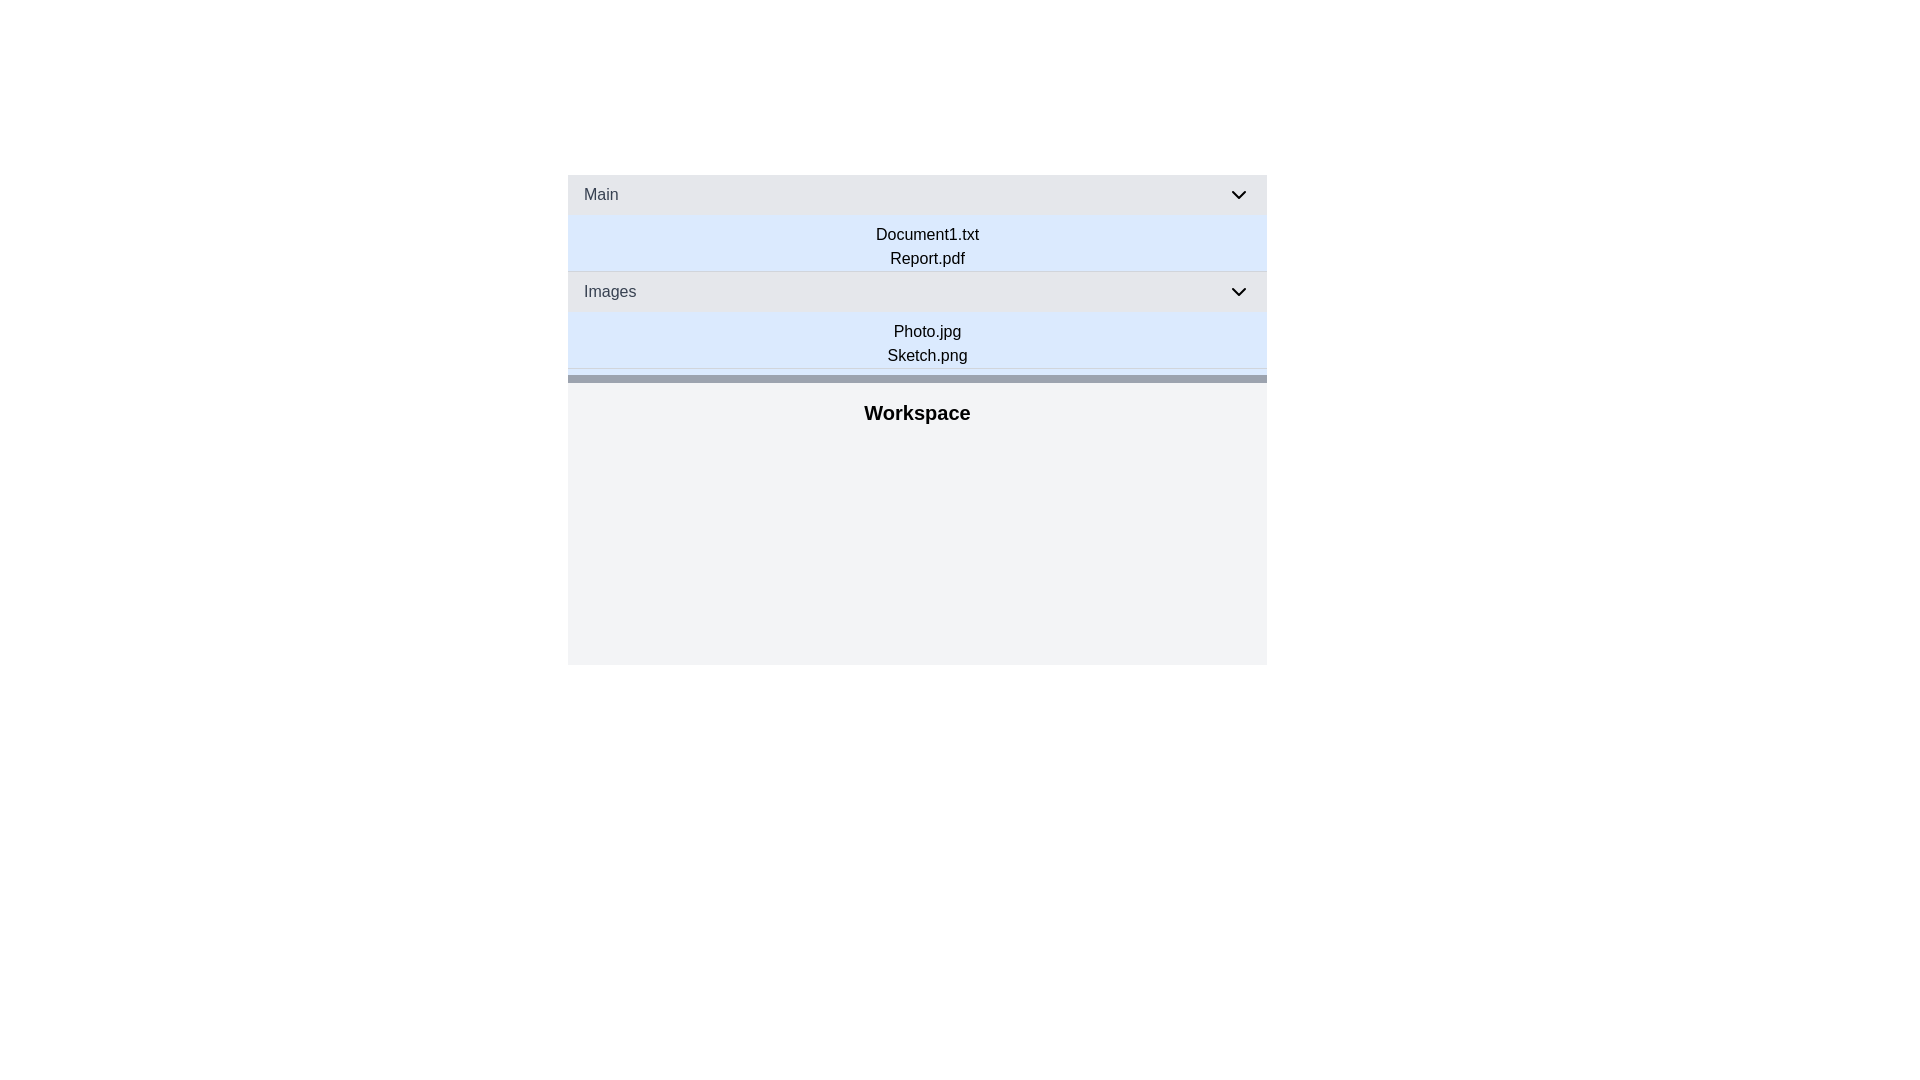 The image size is (1920, 1080). What do you see at coordinates (926, 234) in the screenshot?
I see `the text label displaying 'Document1.txt', which is the top item` at bounding box center [926, 234].